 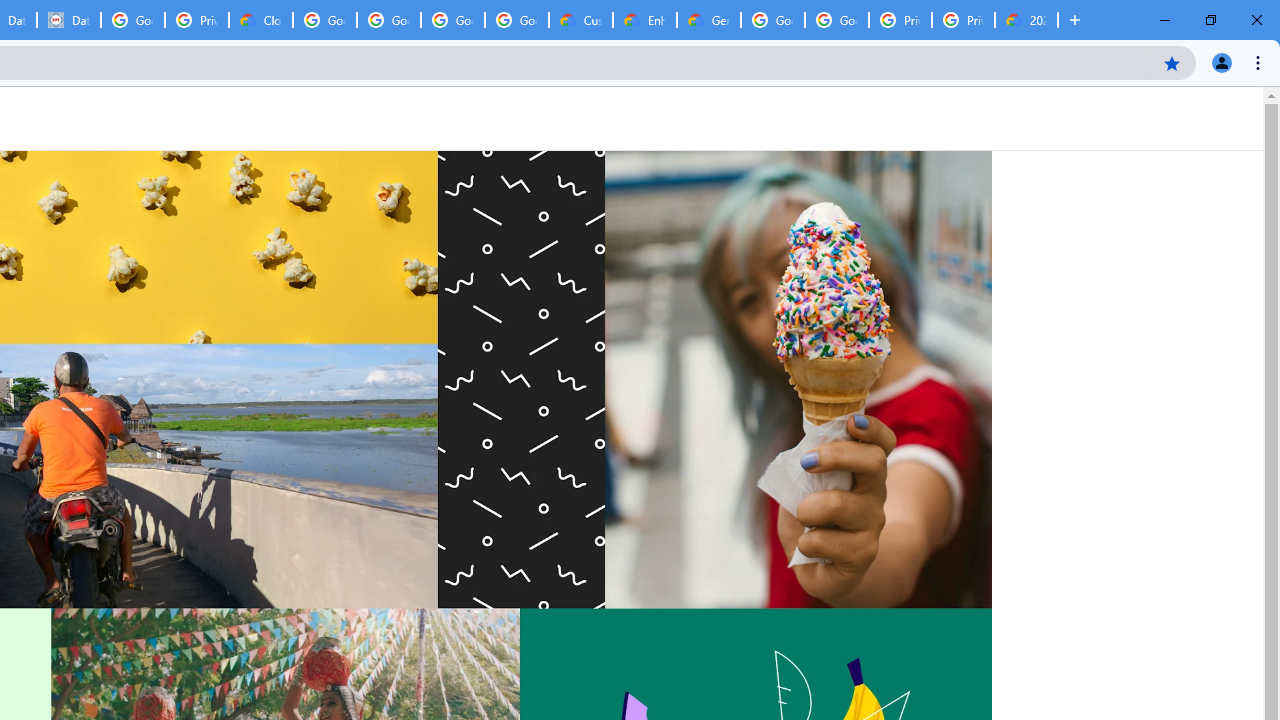 What do you see at coordinates (772, 20) in the screenshot?
I see `'Google Cloud Platform'` at bounding box center [772, 20].